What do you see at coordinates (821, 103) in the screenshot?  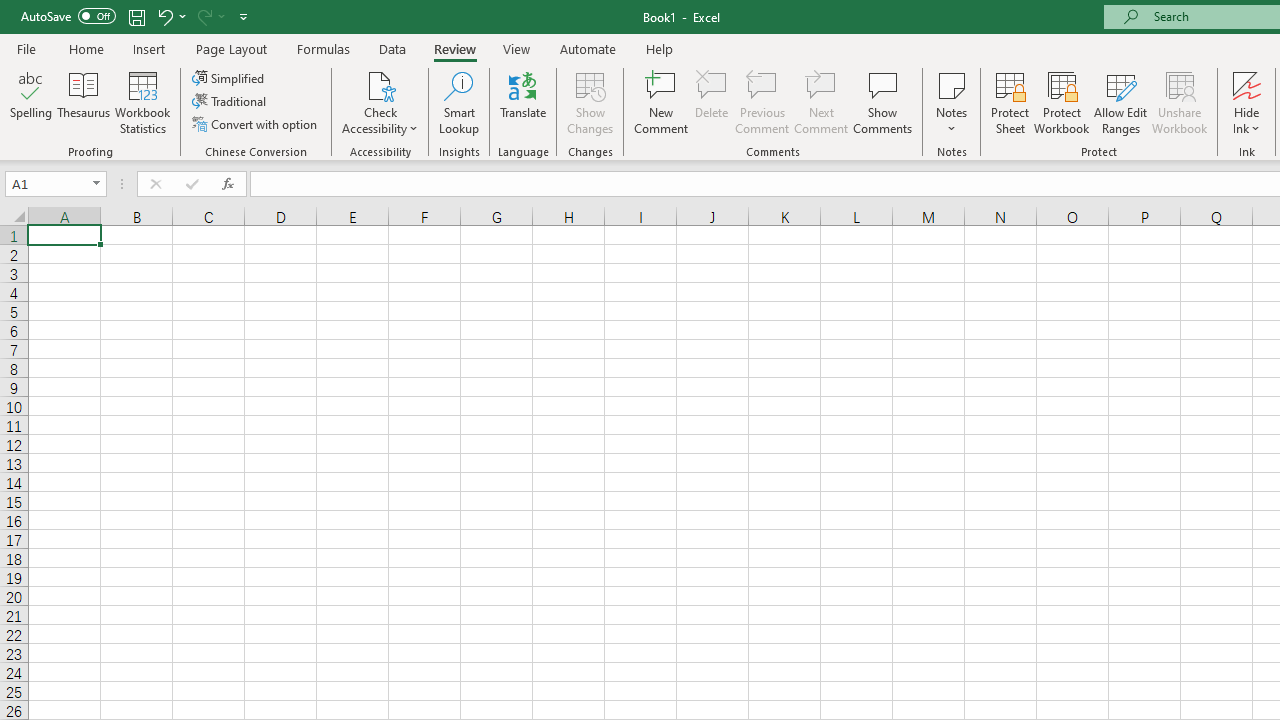 I see `'Next Comment'` at bounding box center [821, 103].